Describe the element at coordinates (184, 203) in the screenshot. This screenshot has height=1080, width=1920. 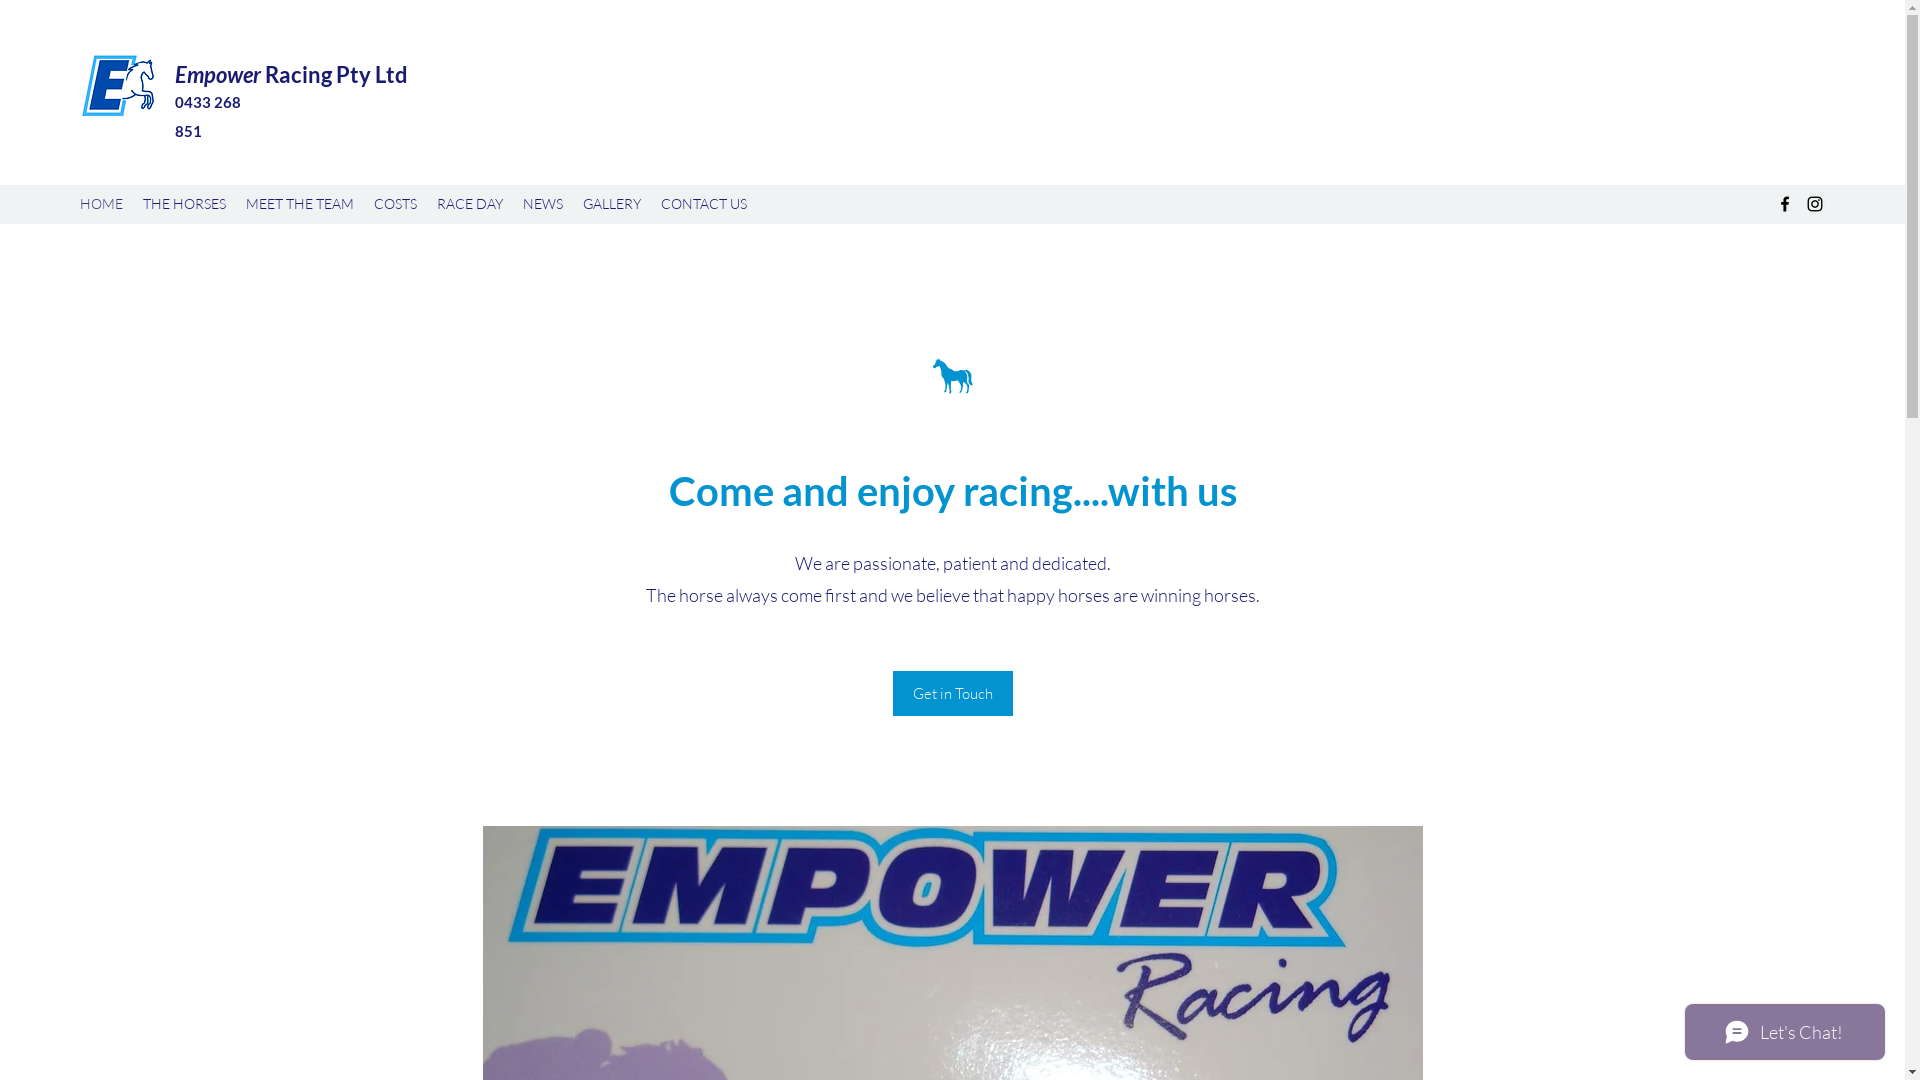
I see `'THE HORSES'` at that location.